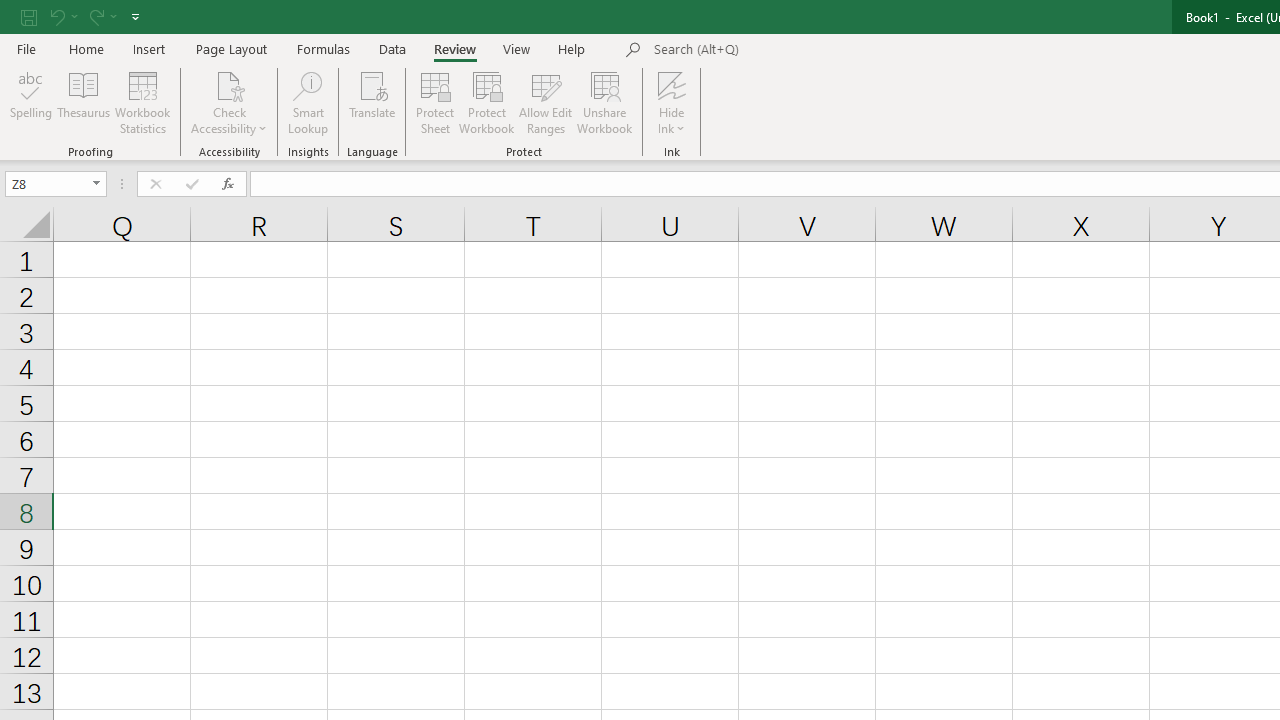 The width and height of the screenshot is (1280, 720). What do you see at coordinates (372, 103) in the screenshot?
I see `'Translate'` at bounding box center [372, 103].